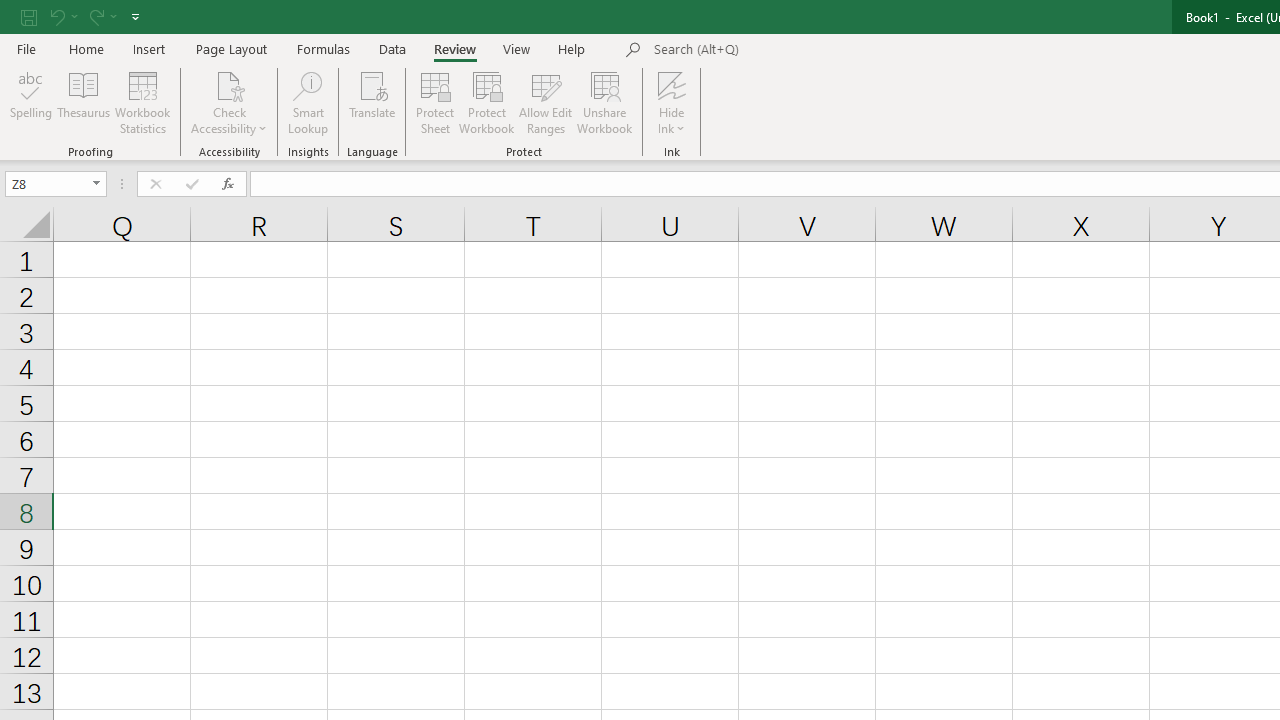 The width and height of the screenshot is (1280, 720). What do you see at coordinates (372, 103) in the screenshot?
I see `'Translate'` at bounding box center [372, 103].